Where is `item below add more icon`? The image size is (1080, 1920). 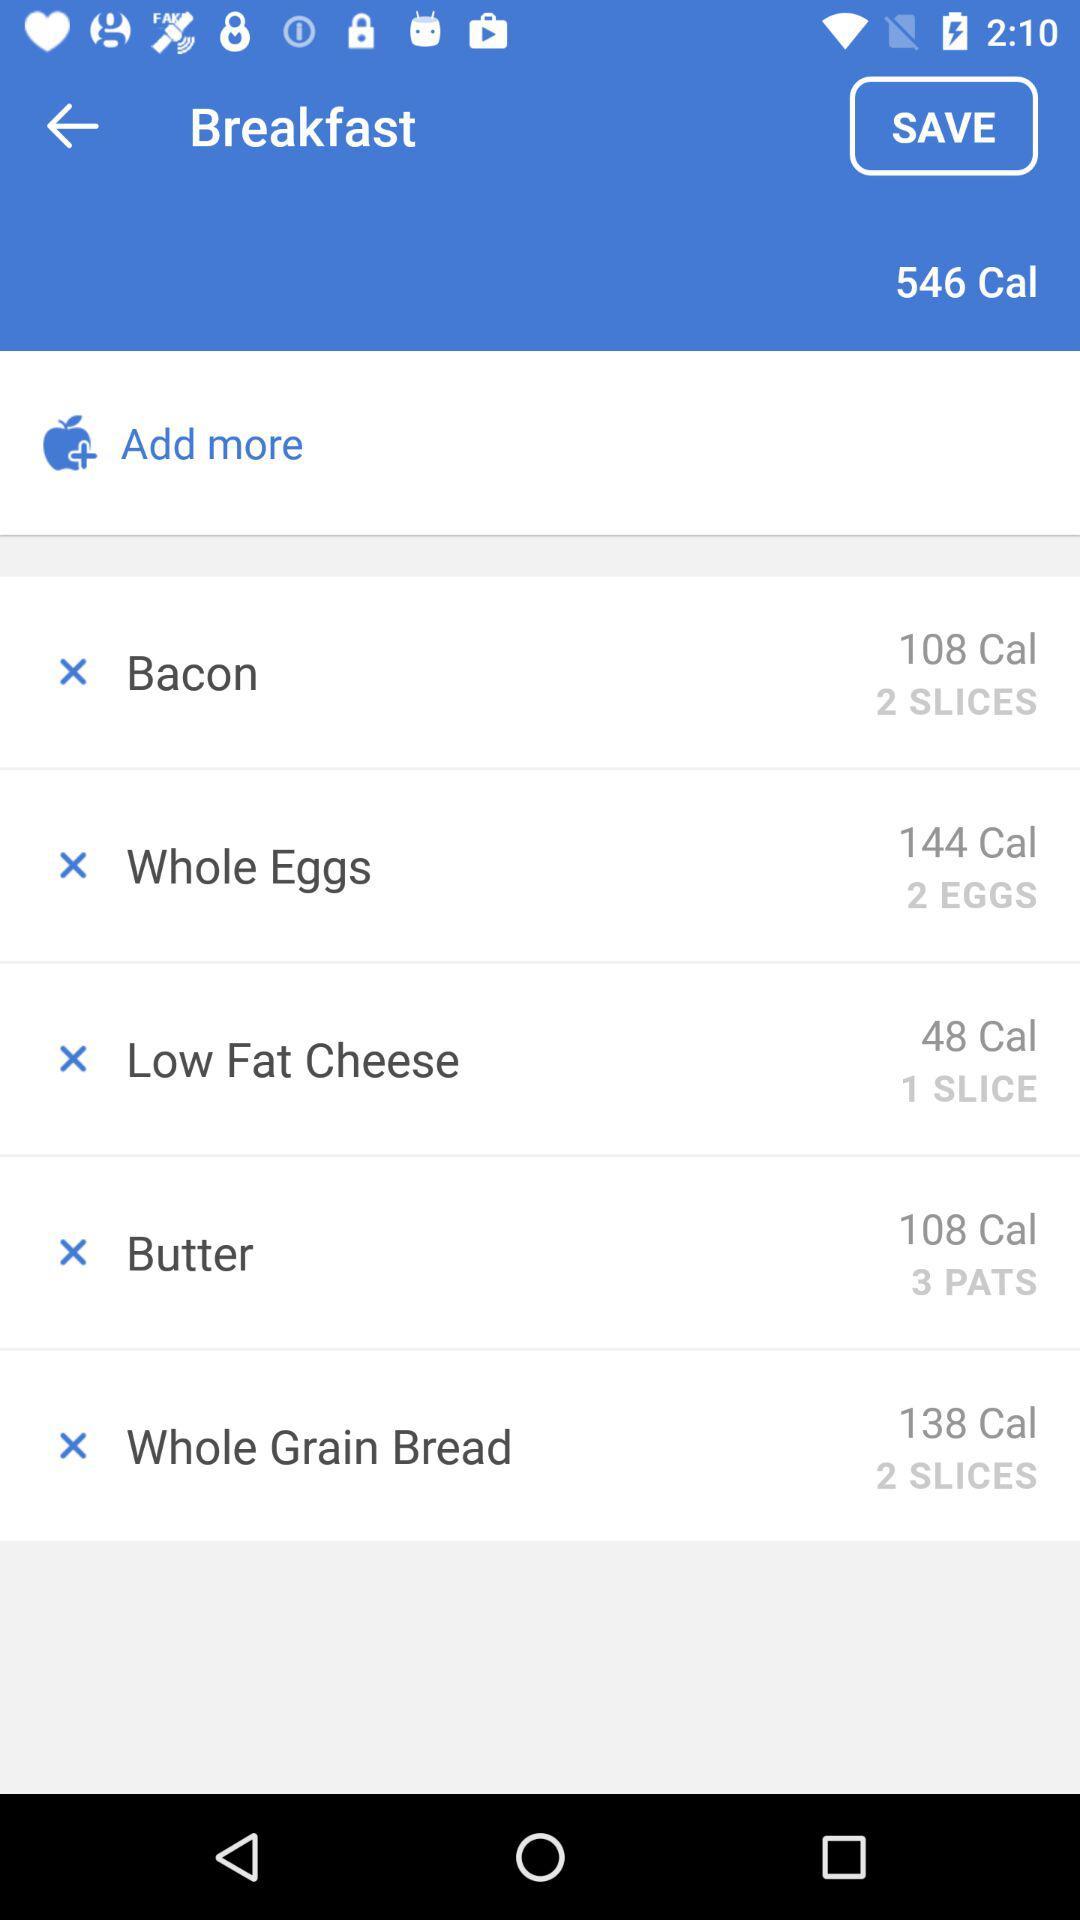 item below add more icon is located at coordinates (499, 671).